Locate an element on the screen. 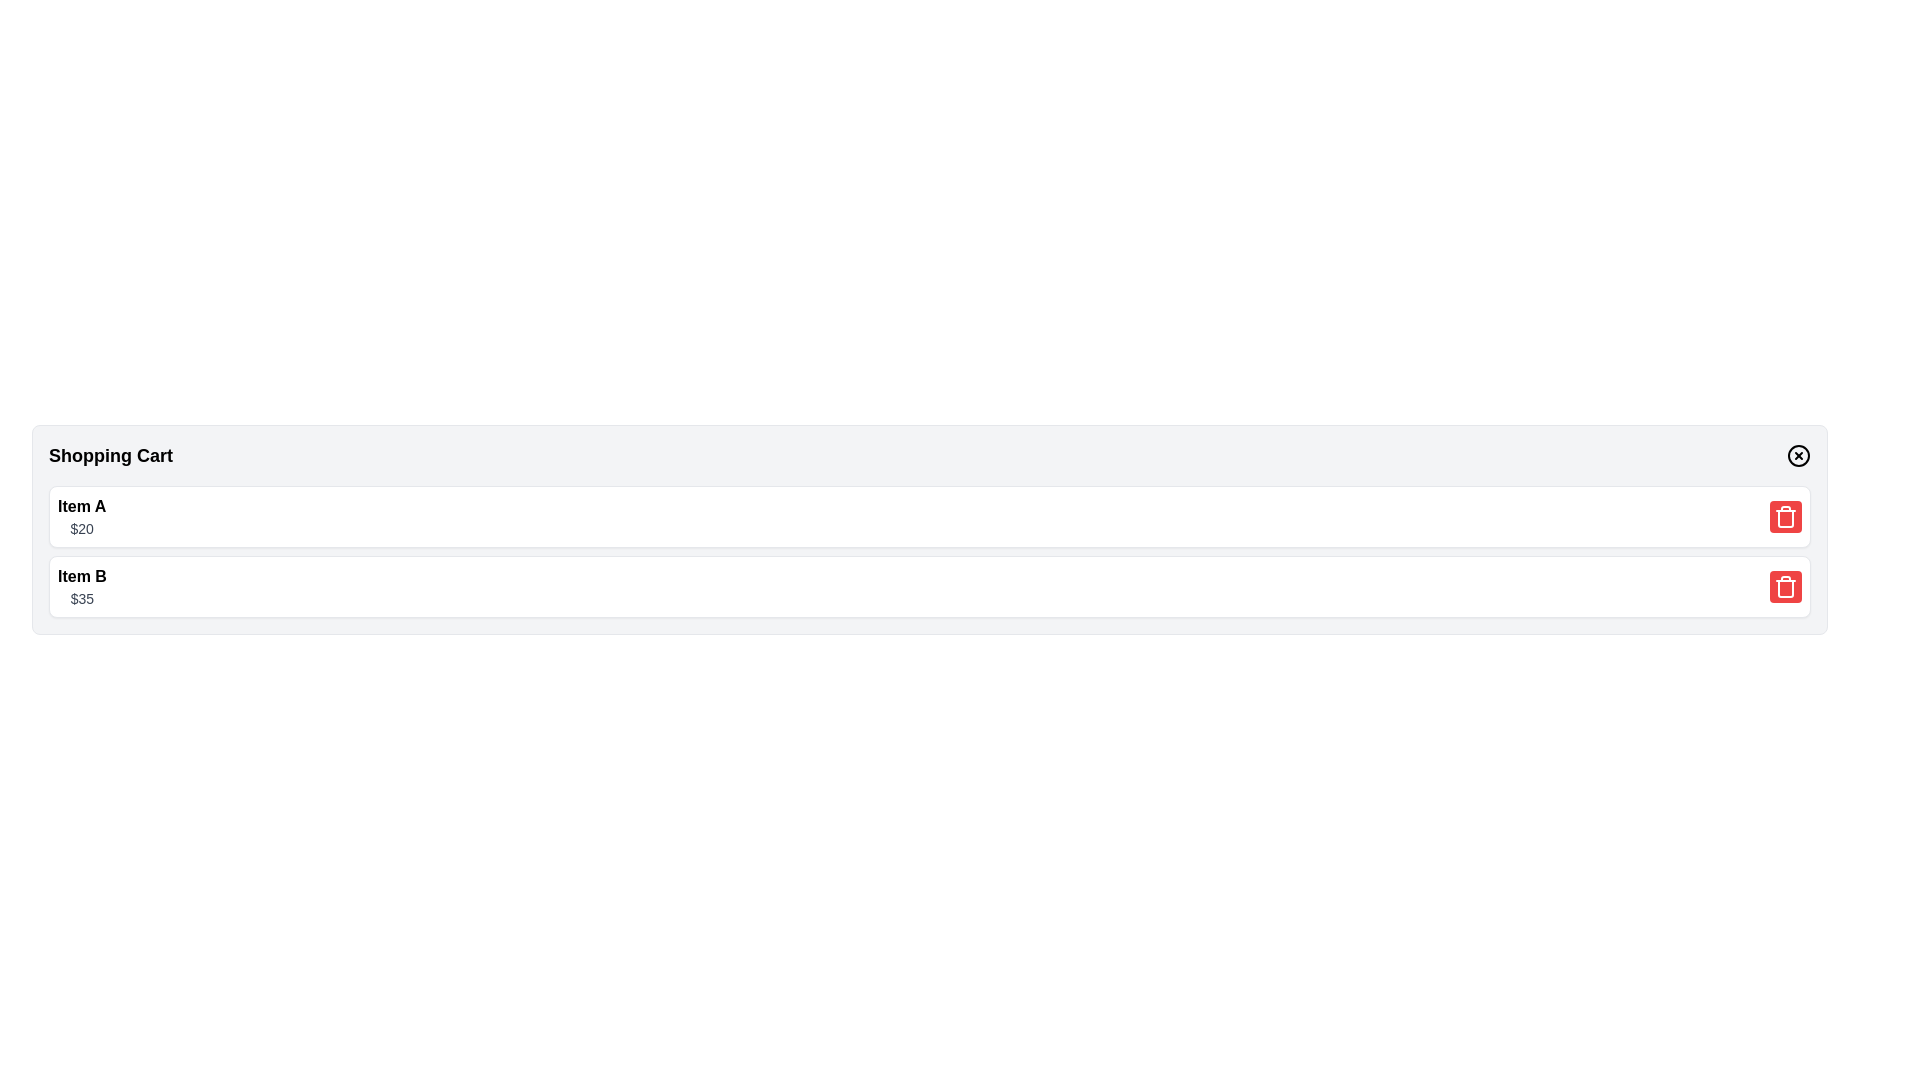 Image resolution: width=1920 pixels, height=1080 pixels. text from the first item entry in the shopping cart interface, which displays the item's name and price information is located at coordinates (81, 515).